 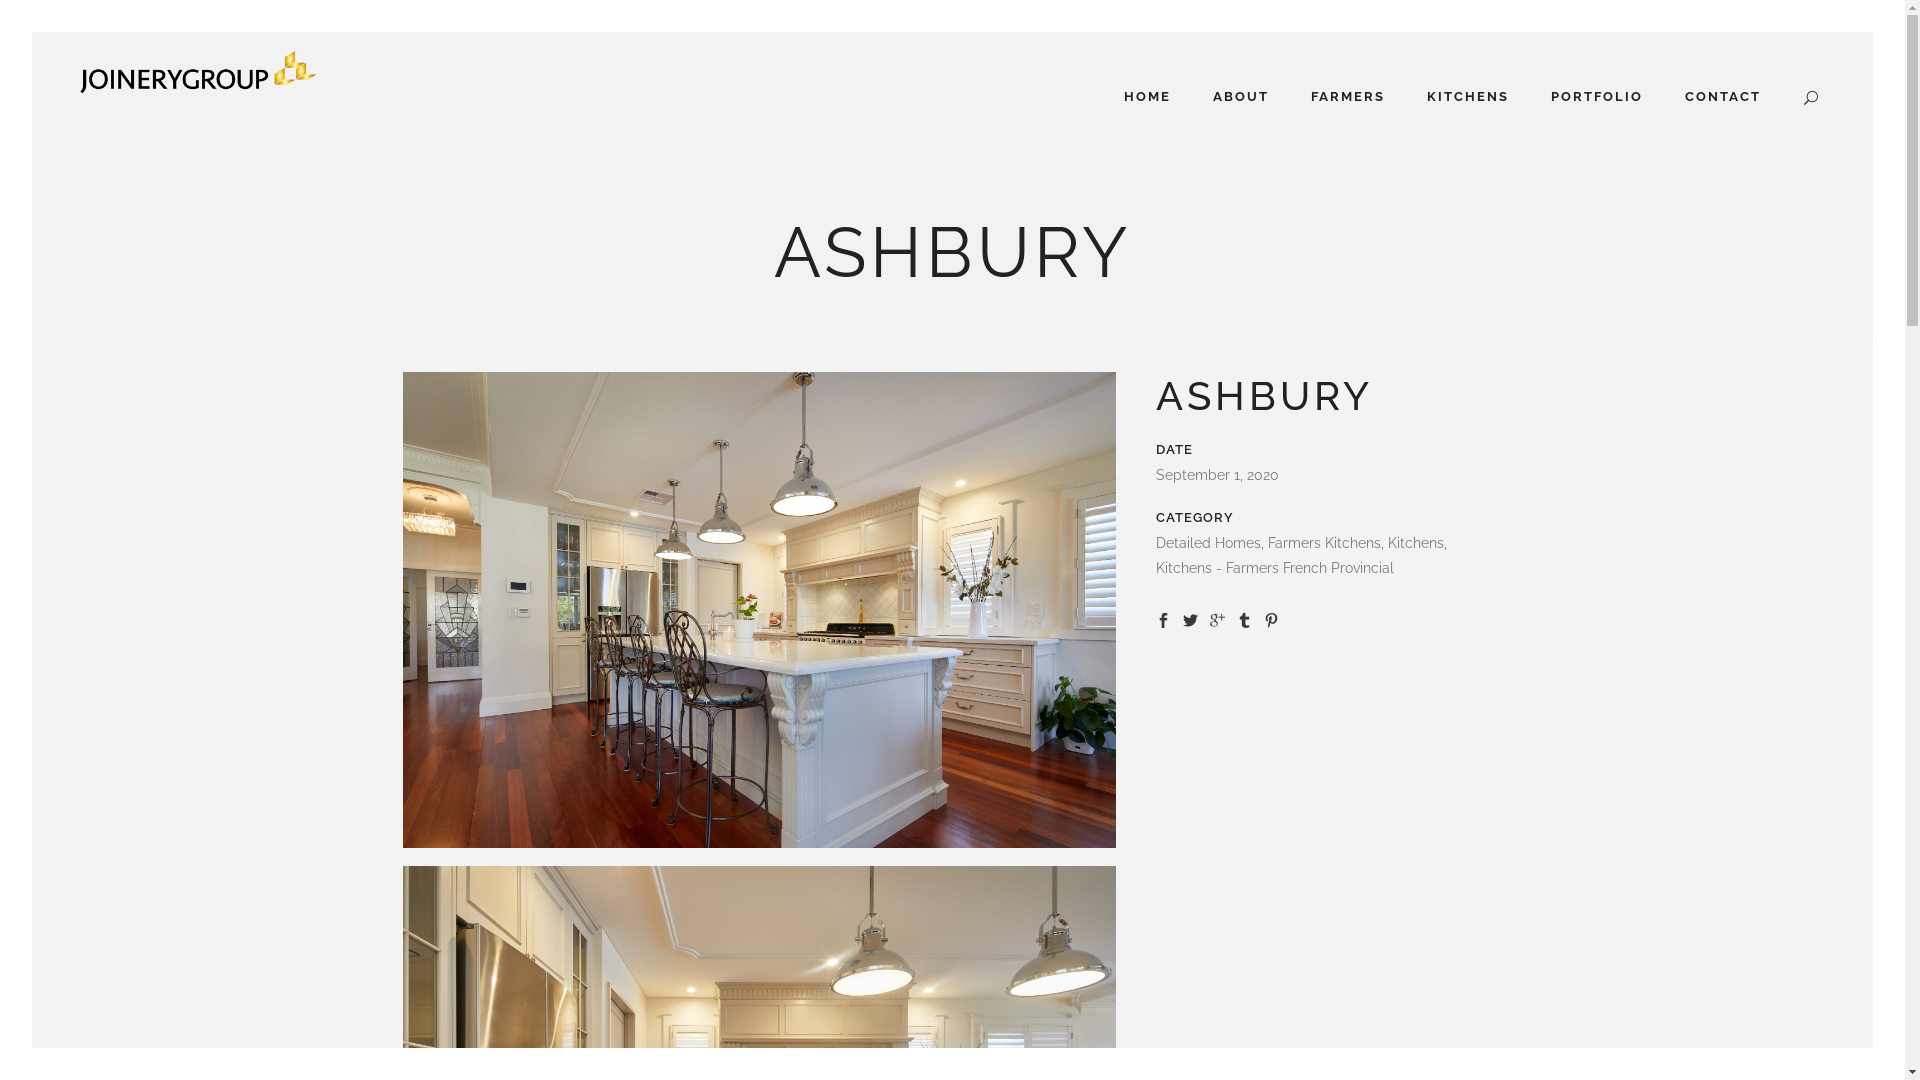 What do you see at coordinates (1468, 96) in the screenshot?
I see `'KITCHENS'` at bounding box center [1468, 96].